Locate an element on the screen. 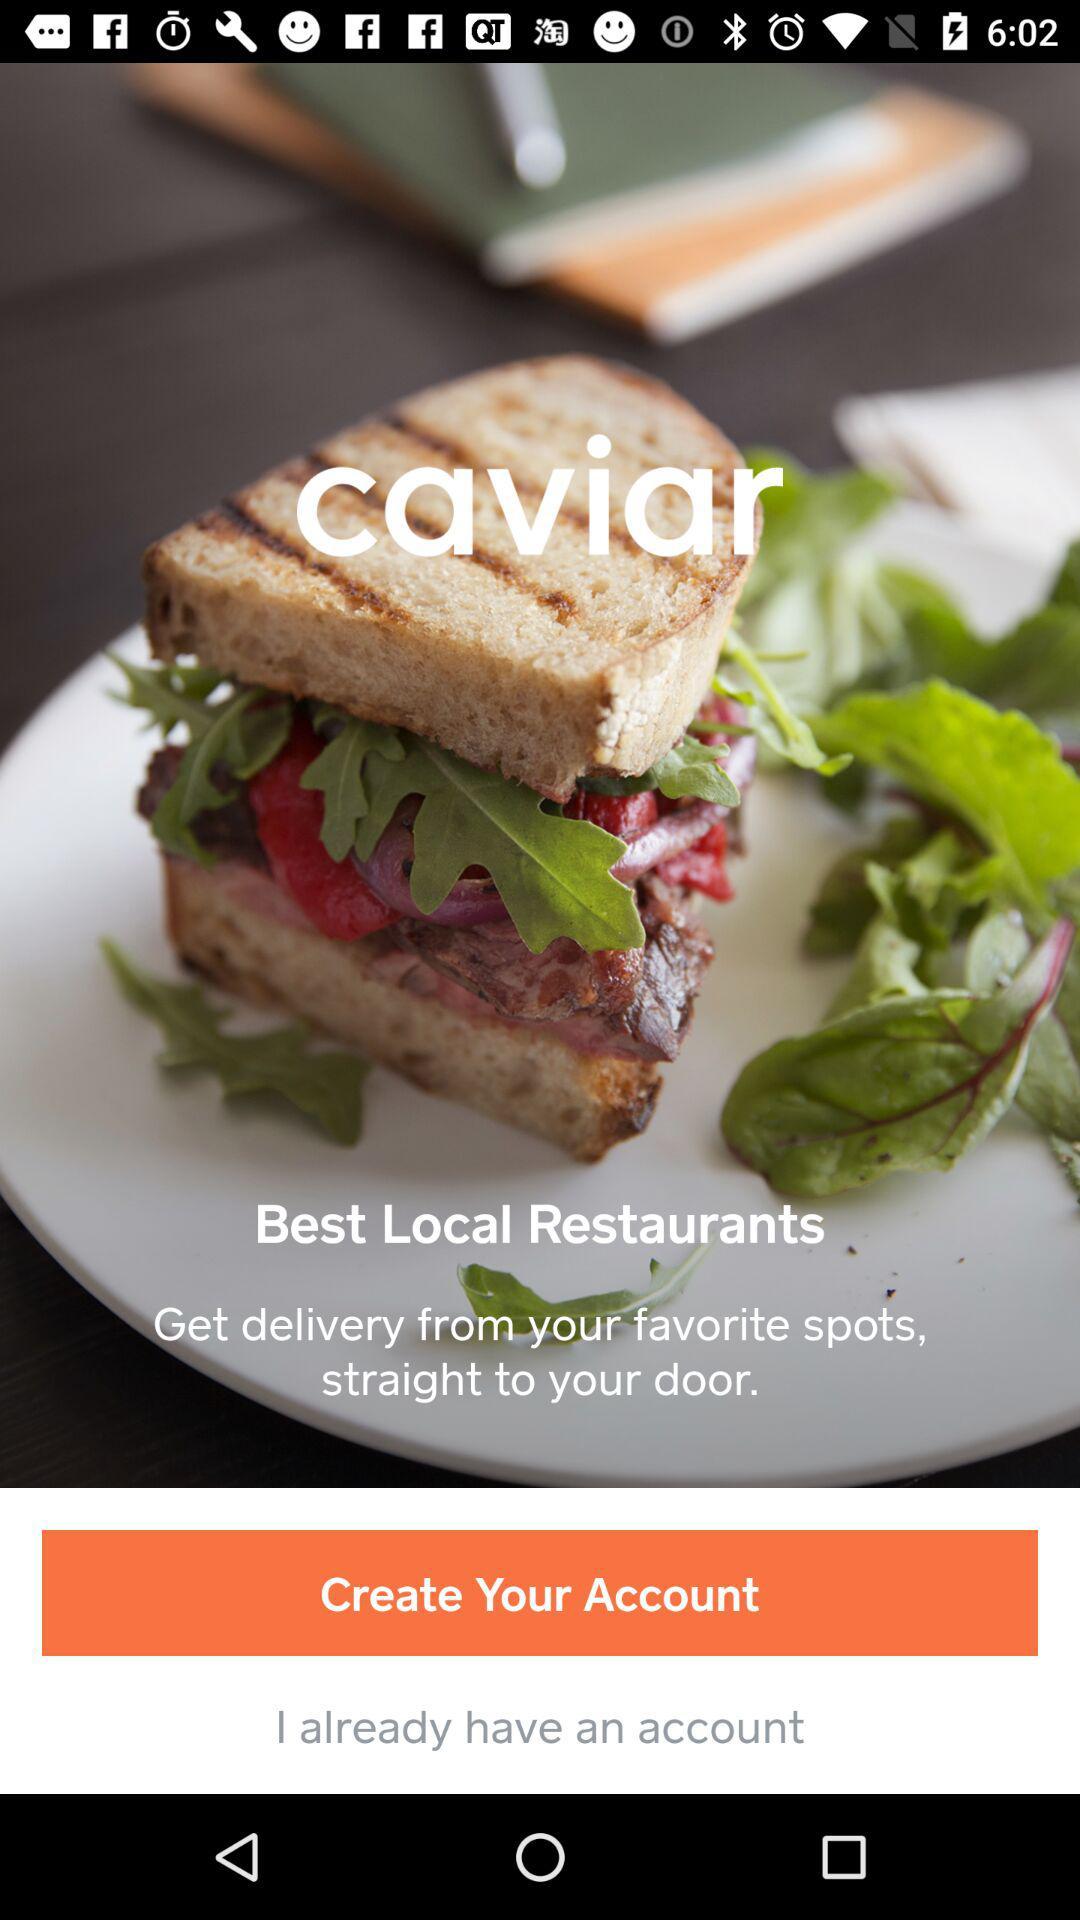  i already have item is located at coordinates (540, 1723).